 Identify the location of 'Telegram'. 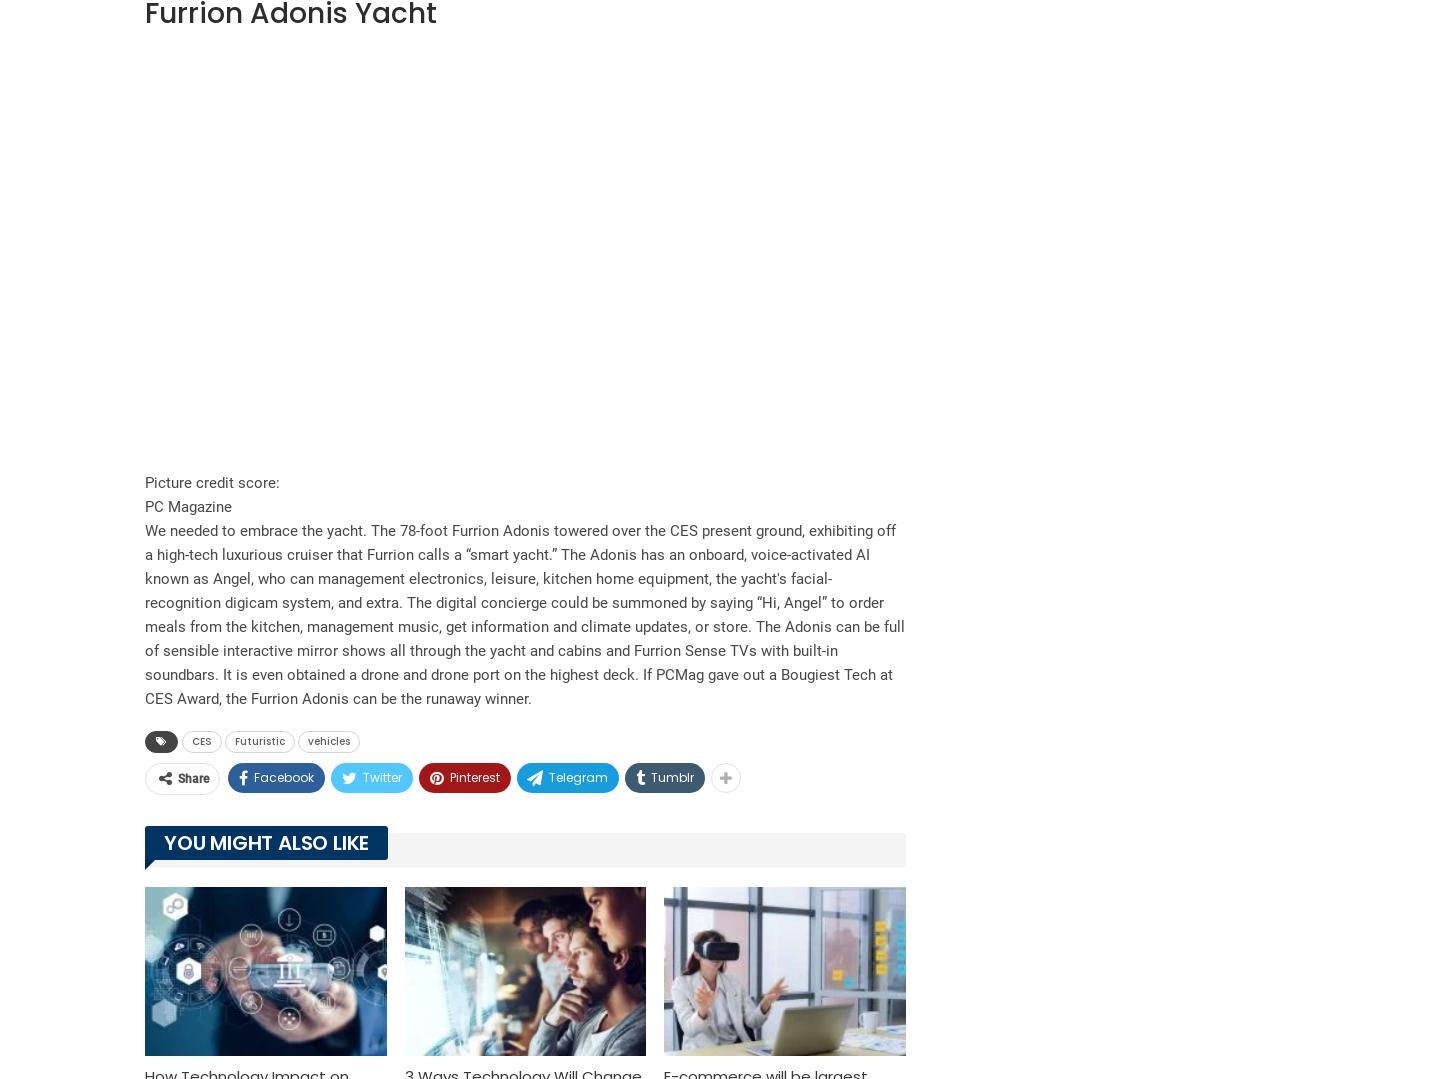
(578, 776).